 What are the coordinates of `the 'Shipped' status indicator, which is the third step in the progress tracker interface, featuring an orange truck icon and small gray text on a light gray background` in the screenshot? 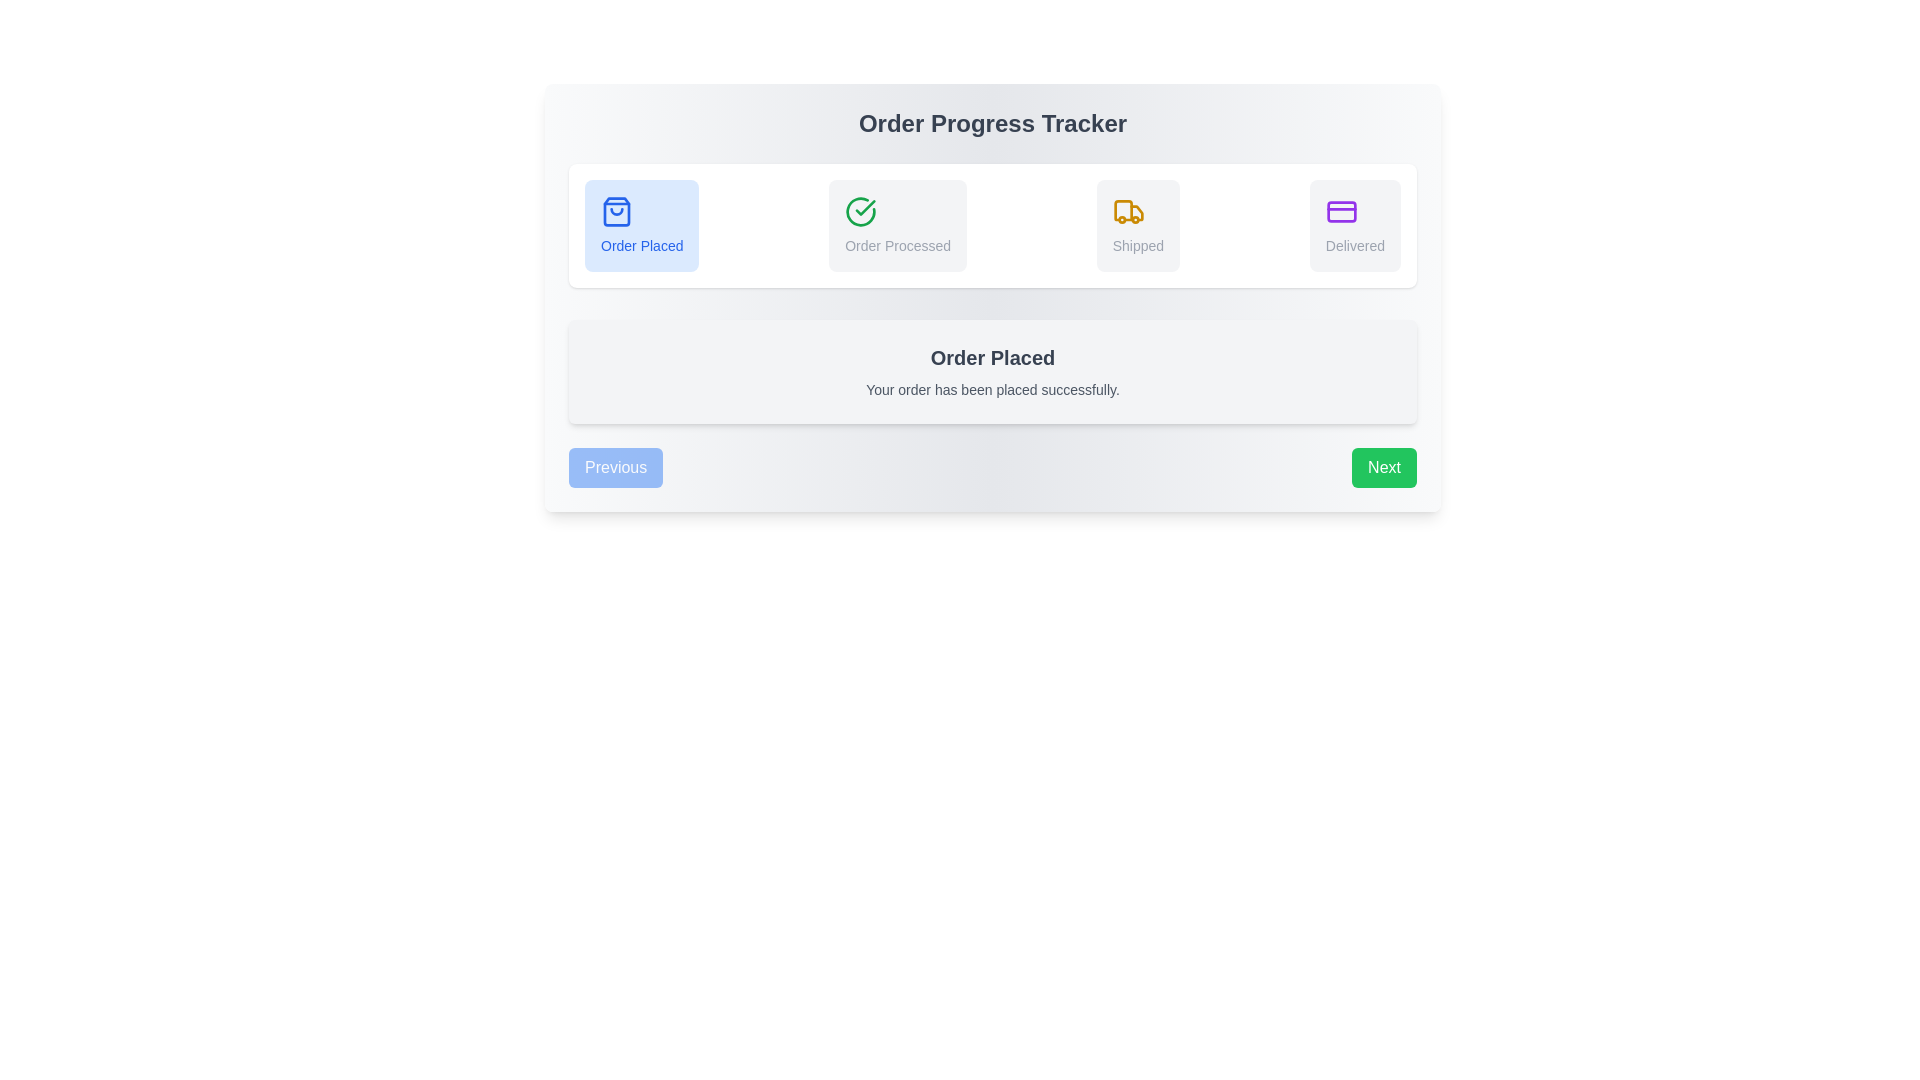 It's located at (1138, 225).